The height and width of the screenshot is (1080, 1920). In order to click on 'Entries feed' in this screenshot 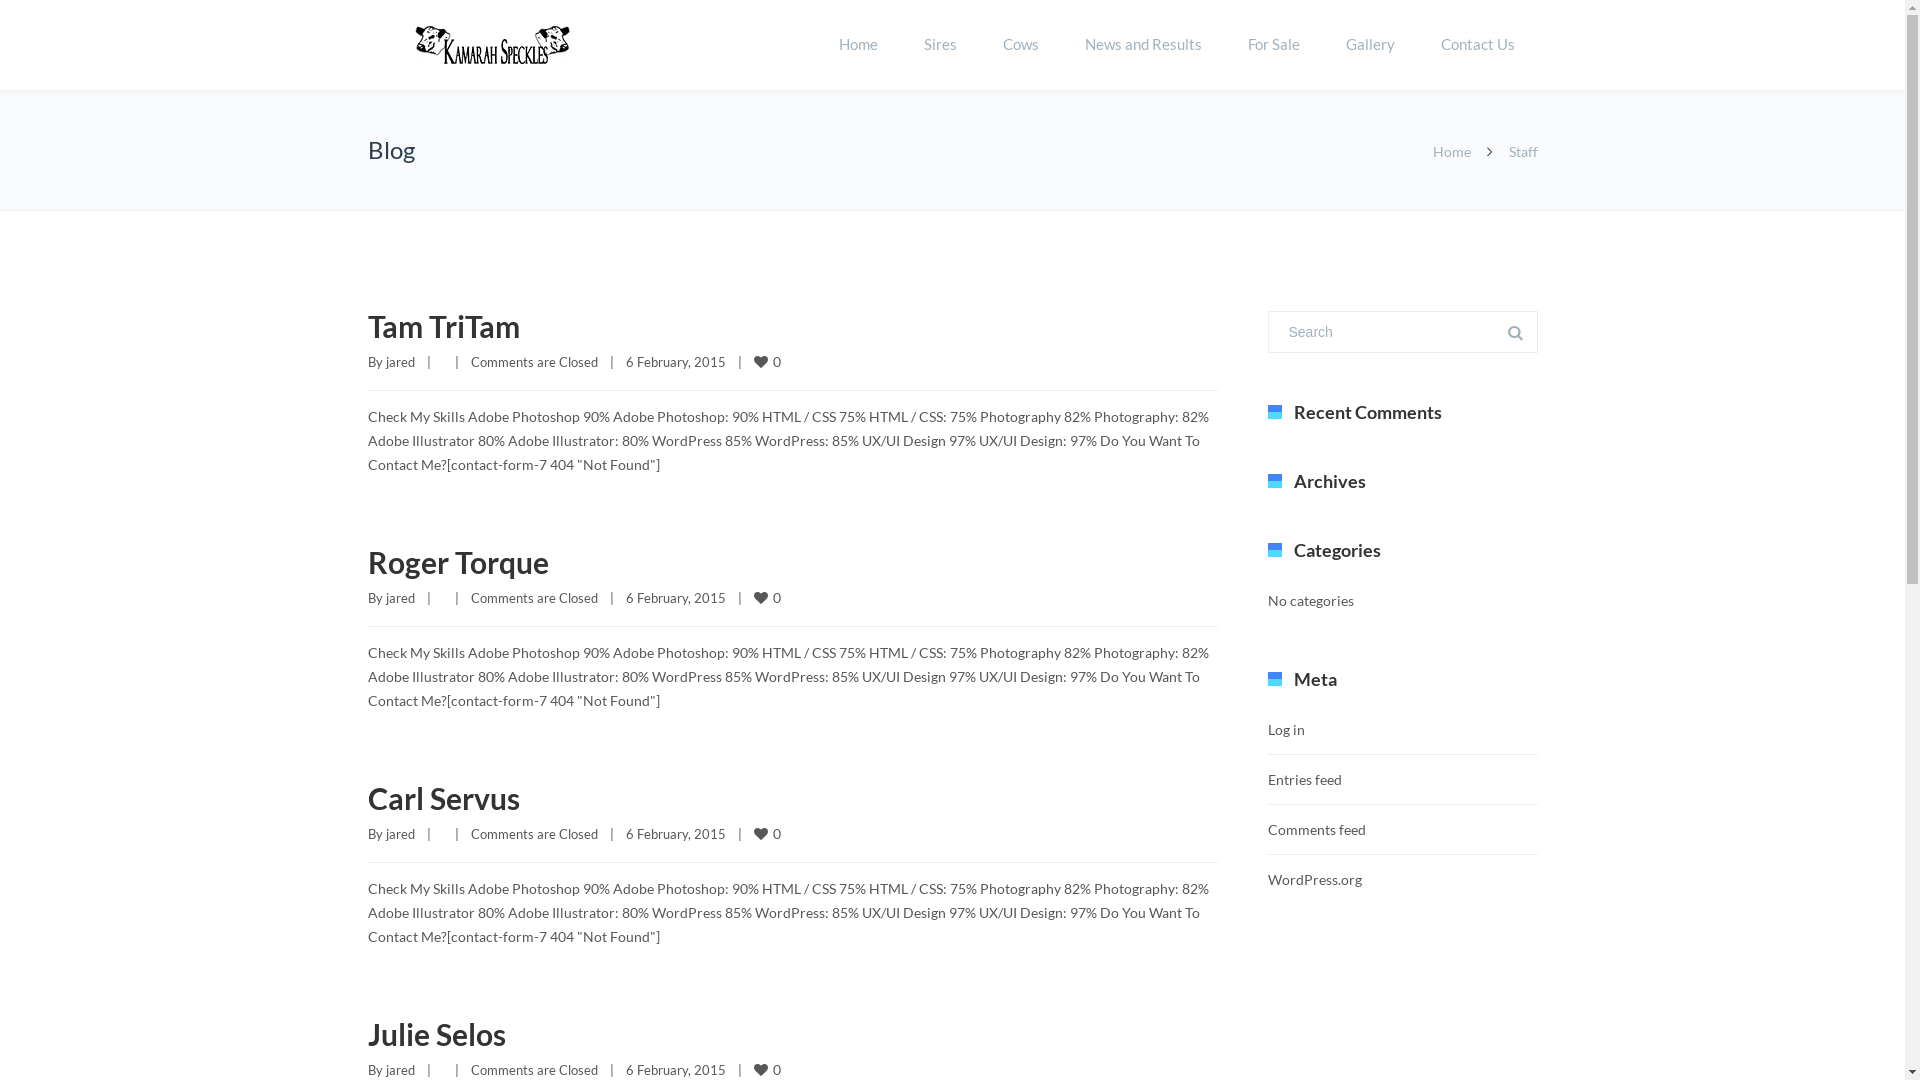, I will do `click(1305, 778)`.